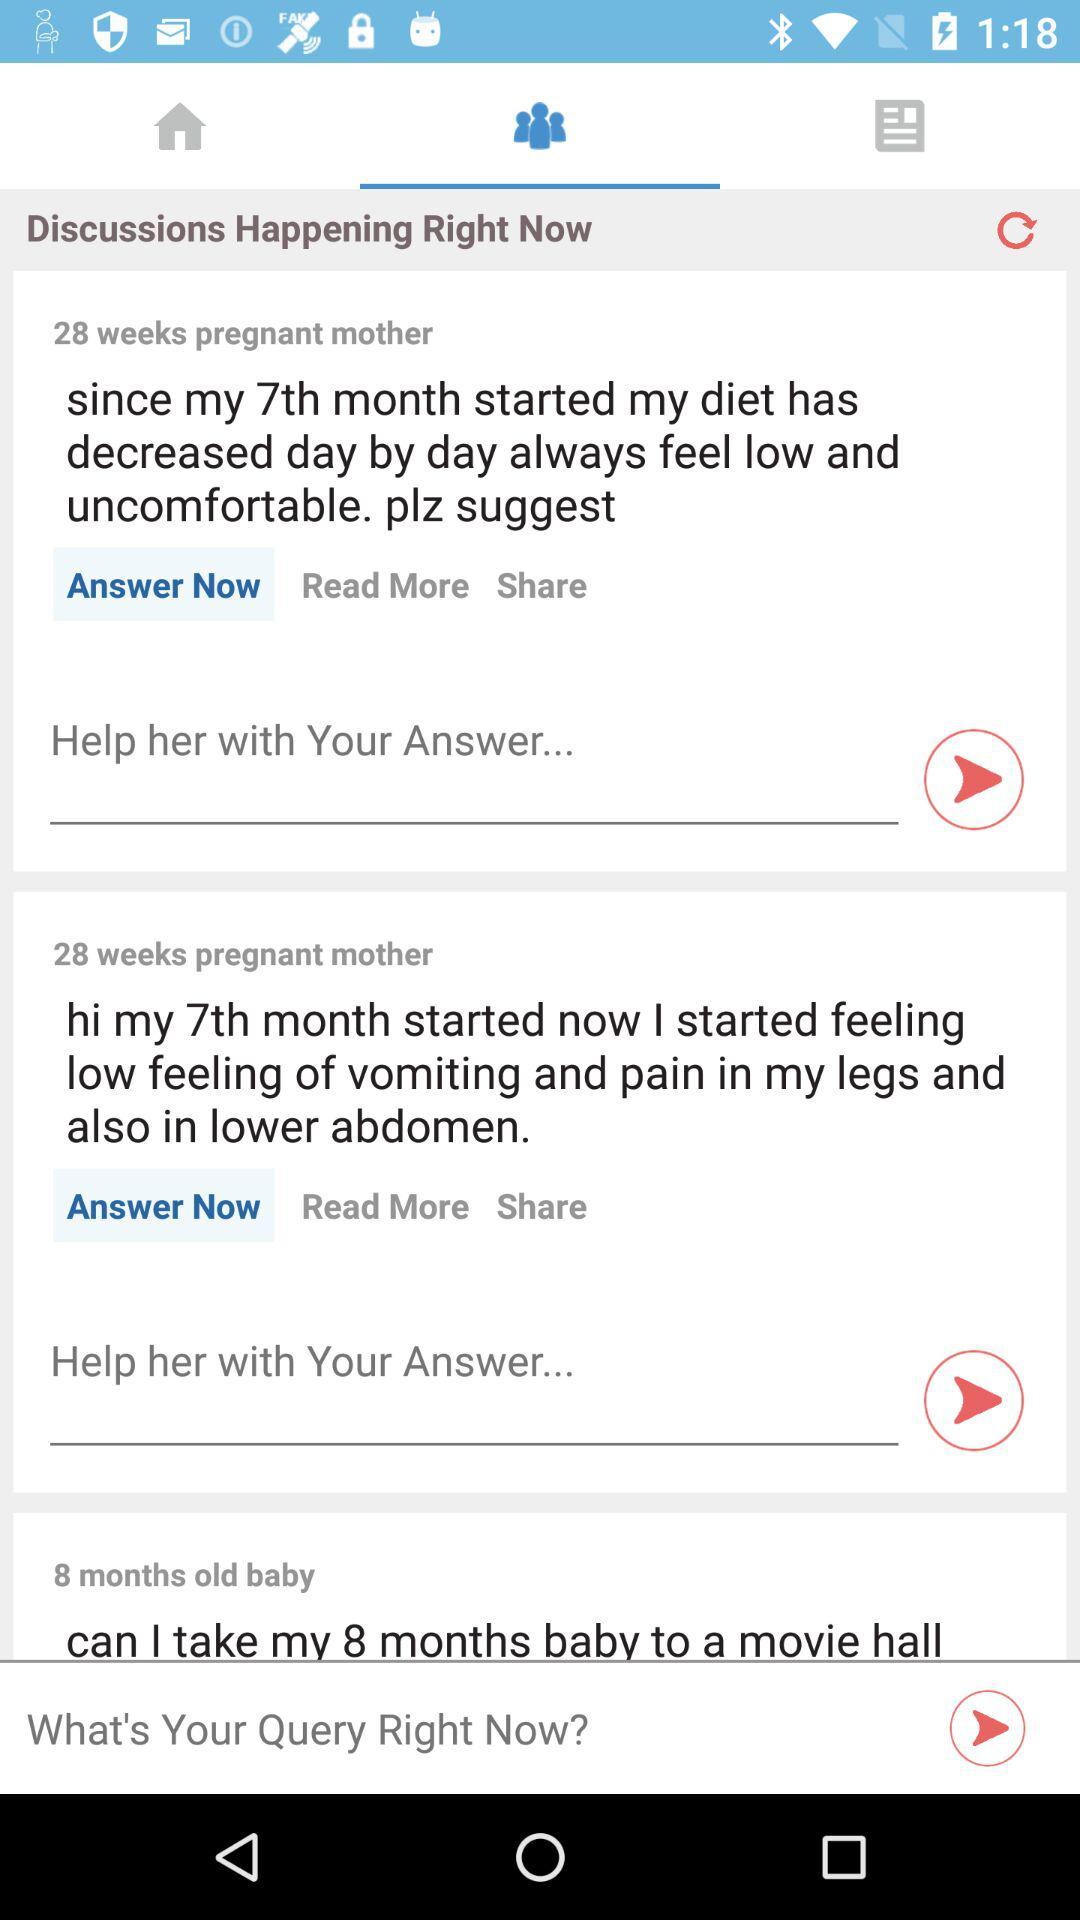  Describe the element at coordinates (973, 1399) in the screenshot. I see `next` at that location.